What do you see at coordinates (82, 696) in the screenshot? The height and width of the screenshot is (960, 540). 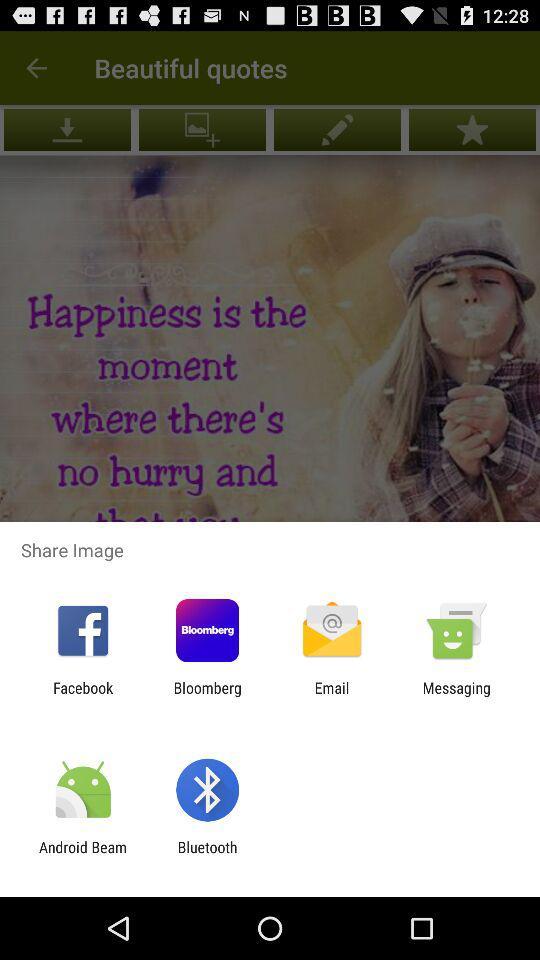 I see `the facebook item` at bounding box center [82, 696].